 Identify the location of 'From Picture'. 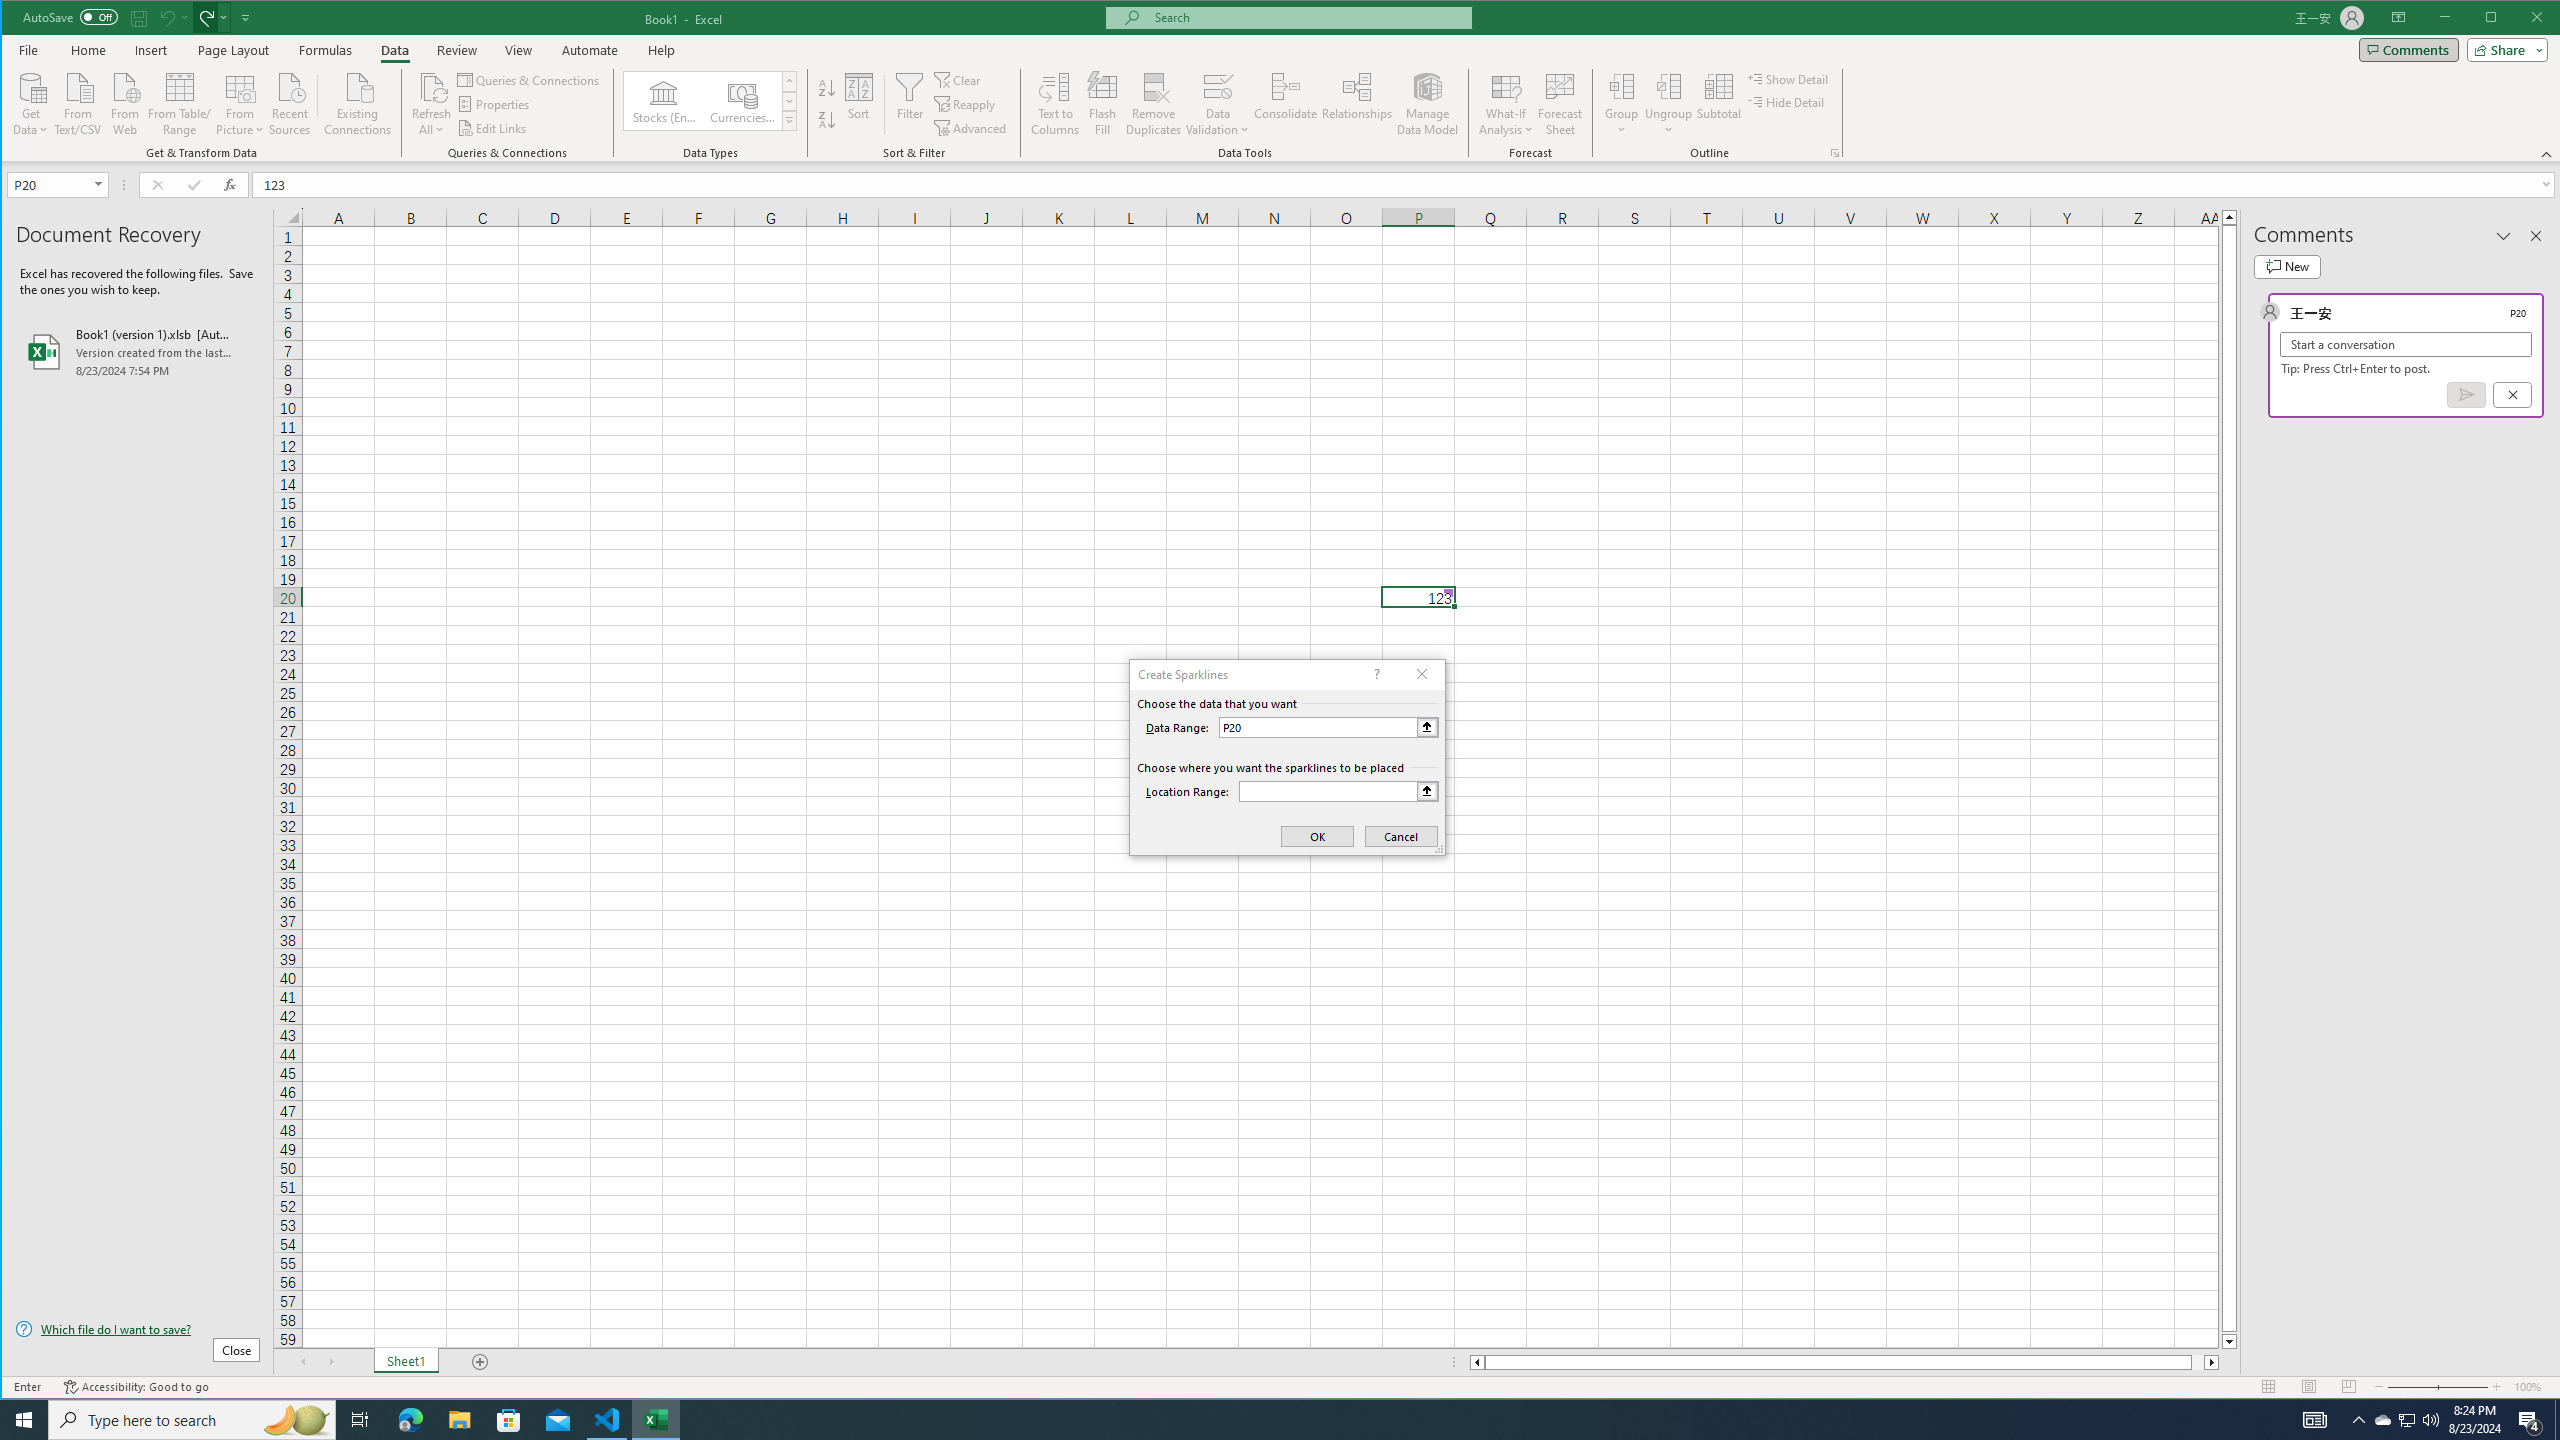
(240, 102).